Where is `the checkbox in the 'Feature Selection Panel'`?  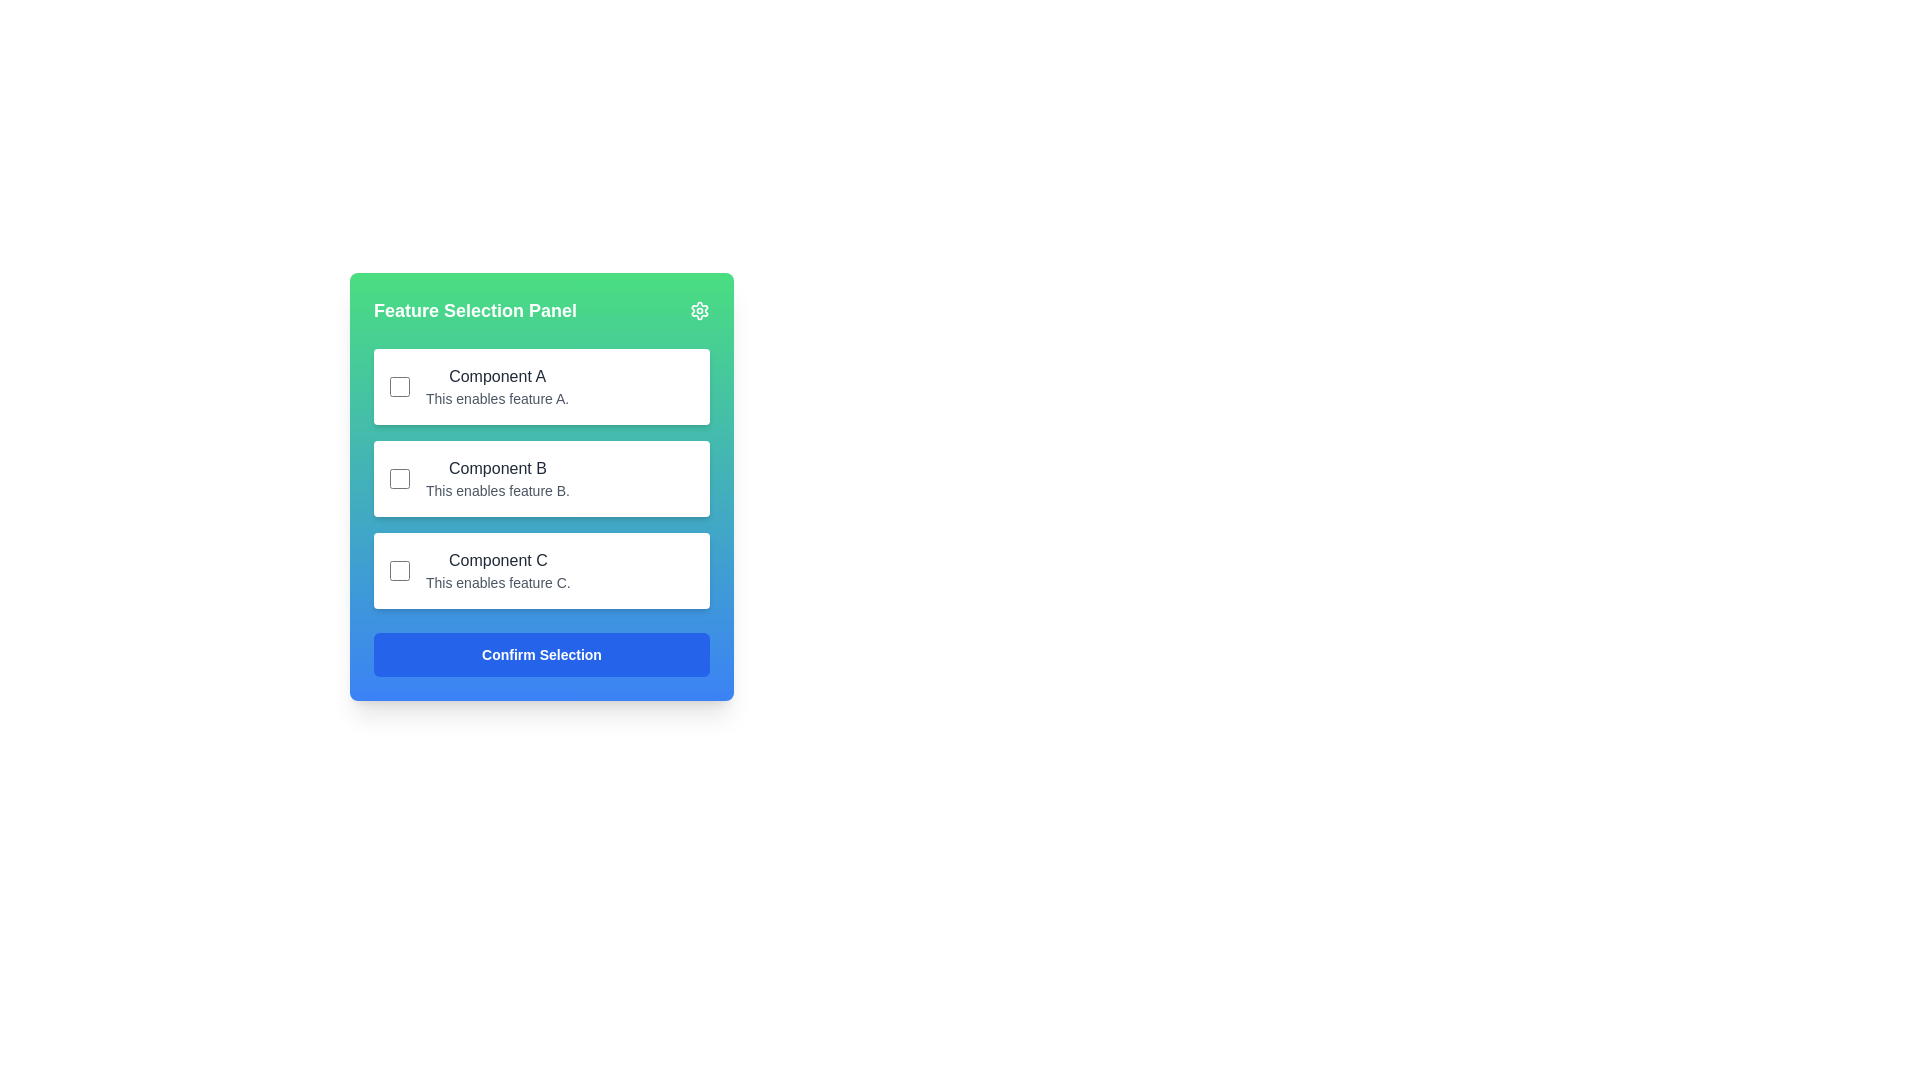
the checkbox in the 'Feature Selection Panel' is located at coordinates (542, 486).